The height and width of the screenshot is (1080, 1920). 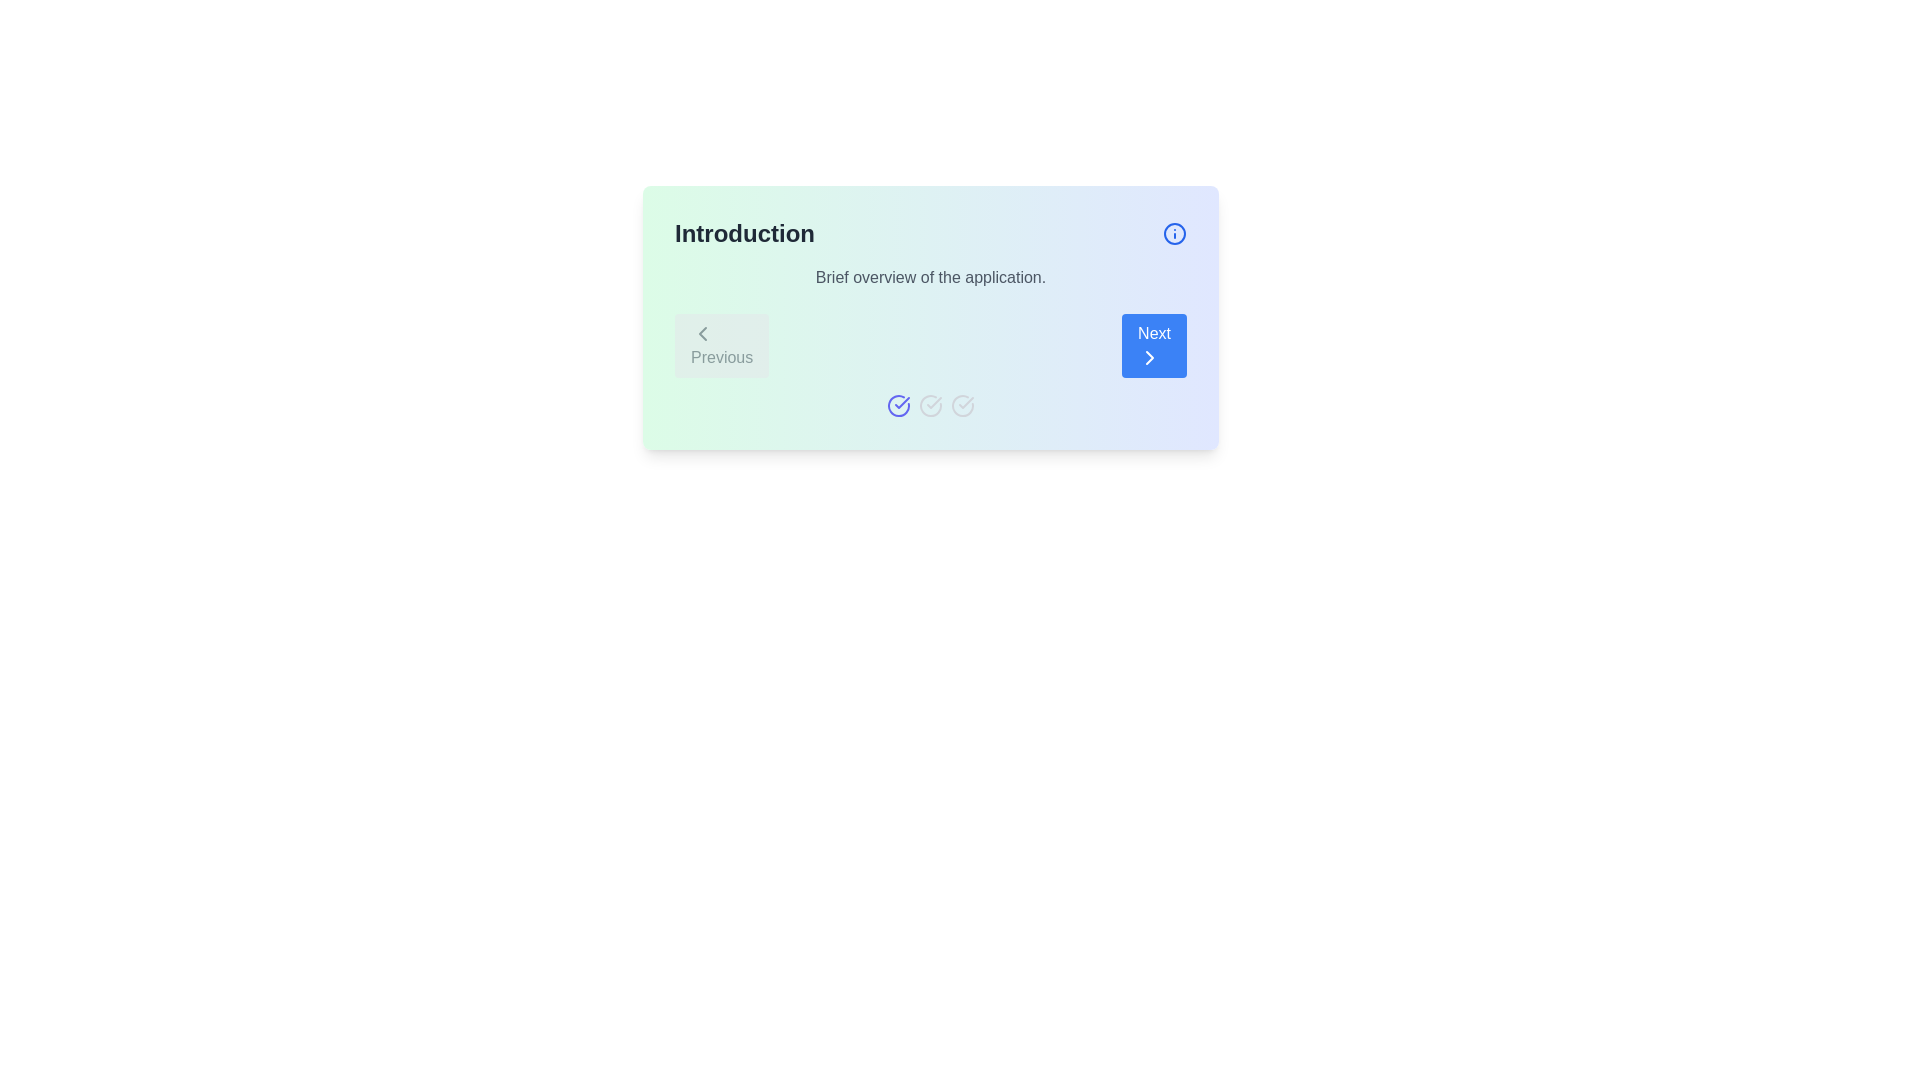 What do you see at coordinates (1150, 357) in the screenshot?
I see `the chevron icon within the 'Next' button located in the bottom-right area of the card-like interface to indicate forward movement in a sequence or workflow` at bounding box center [1150, 357].